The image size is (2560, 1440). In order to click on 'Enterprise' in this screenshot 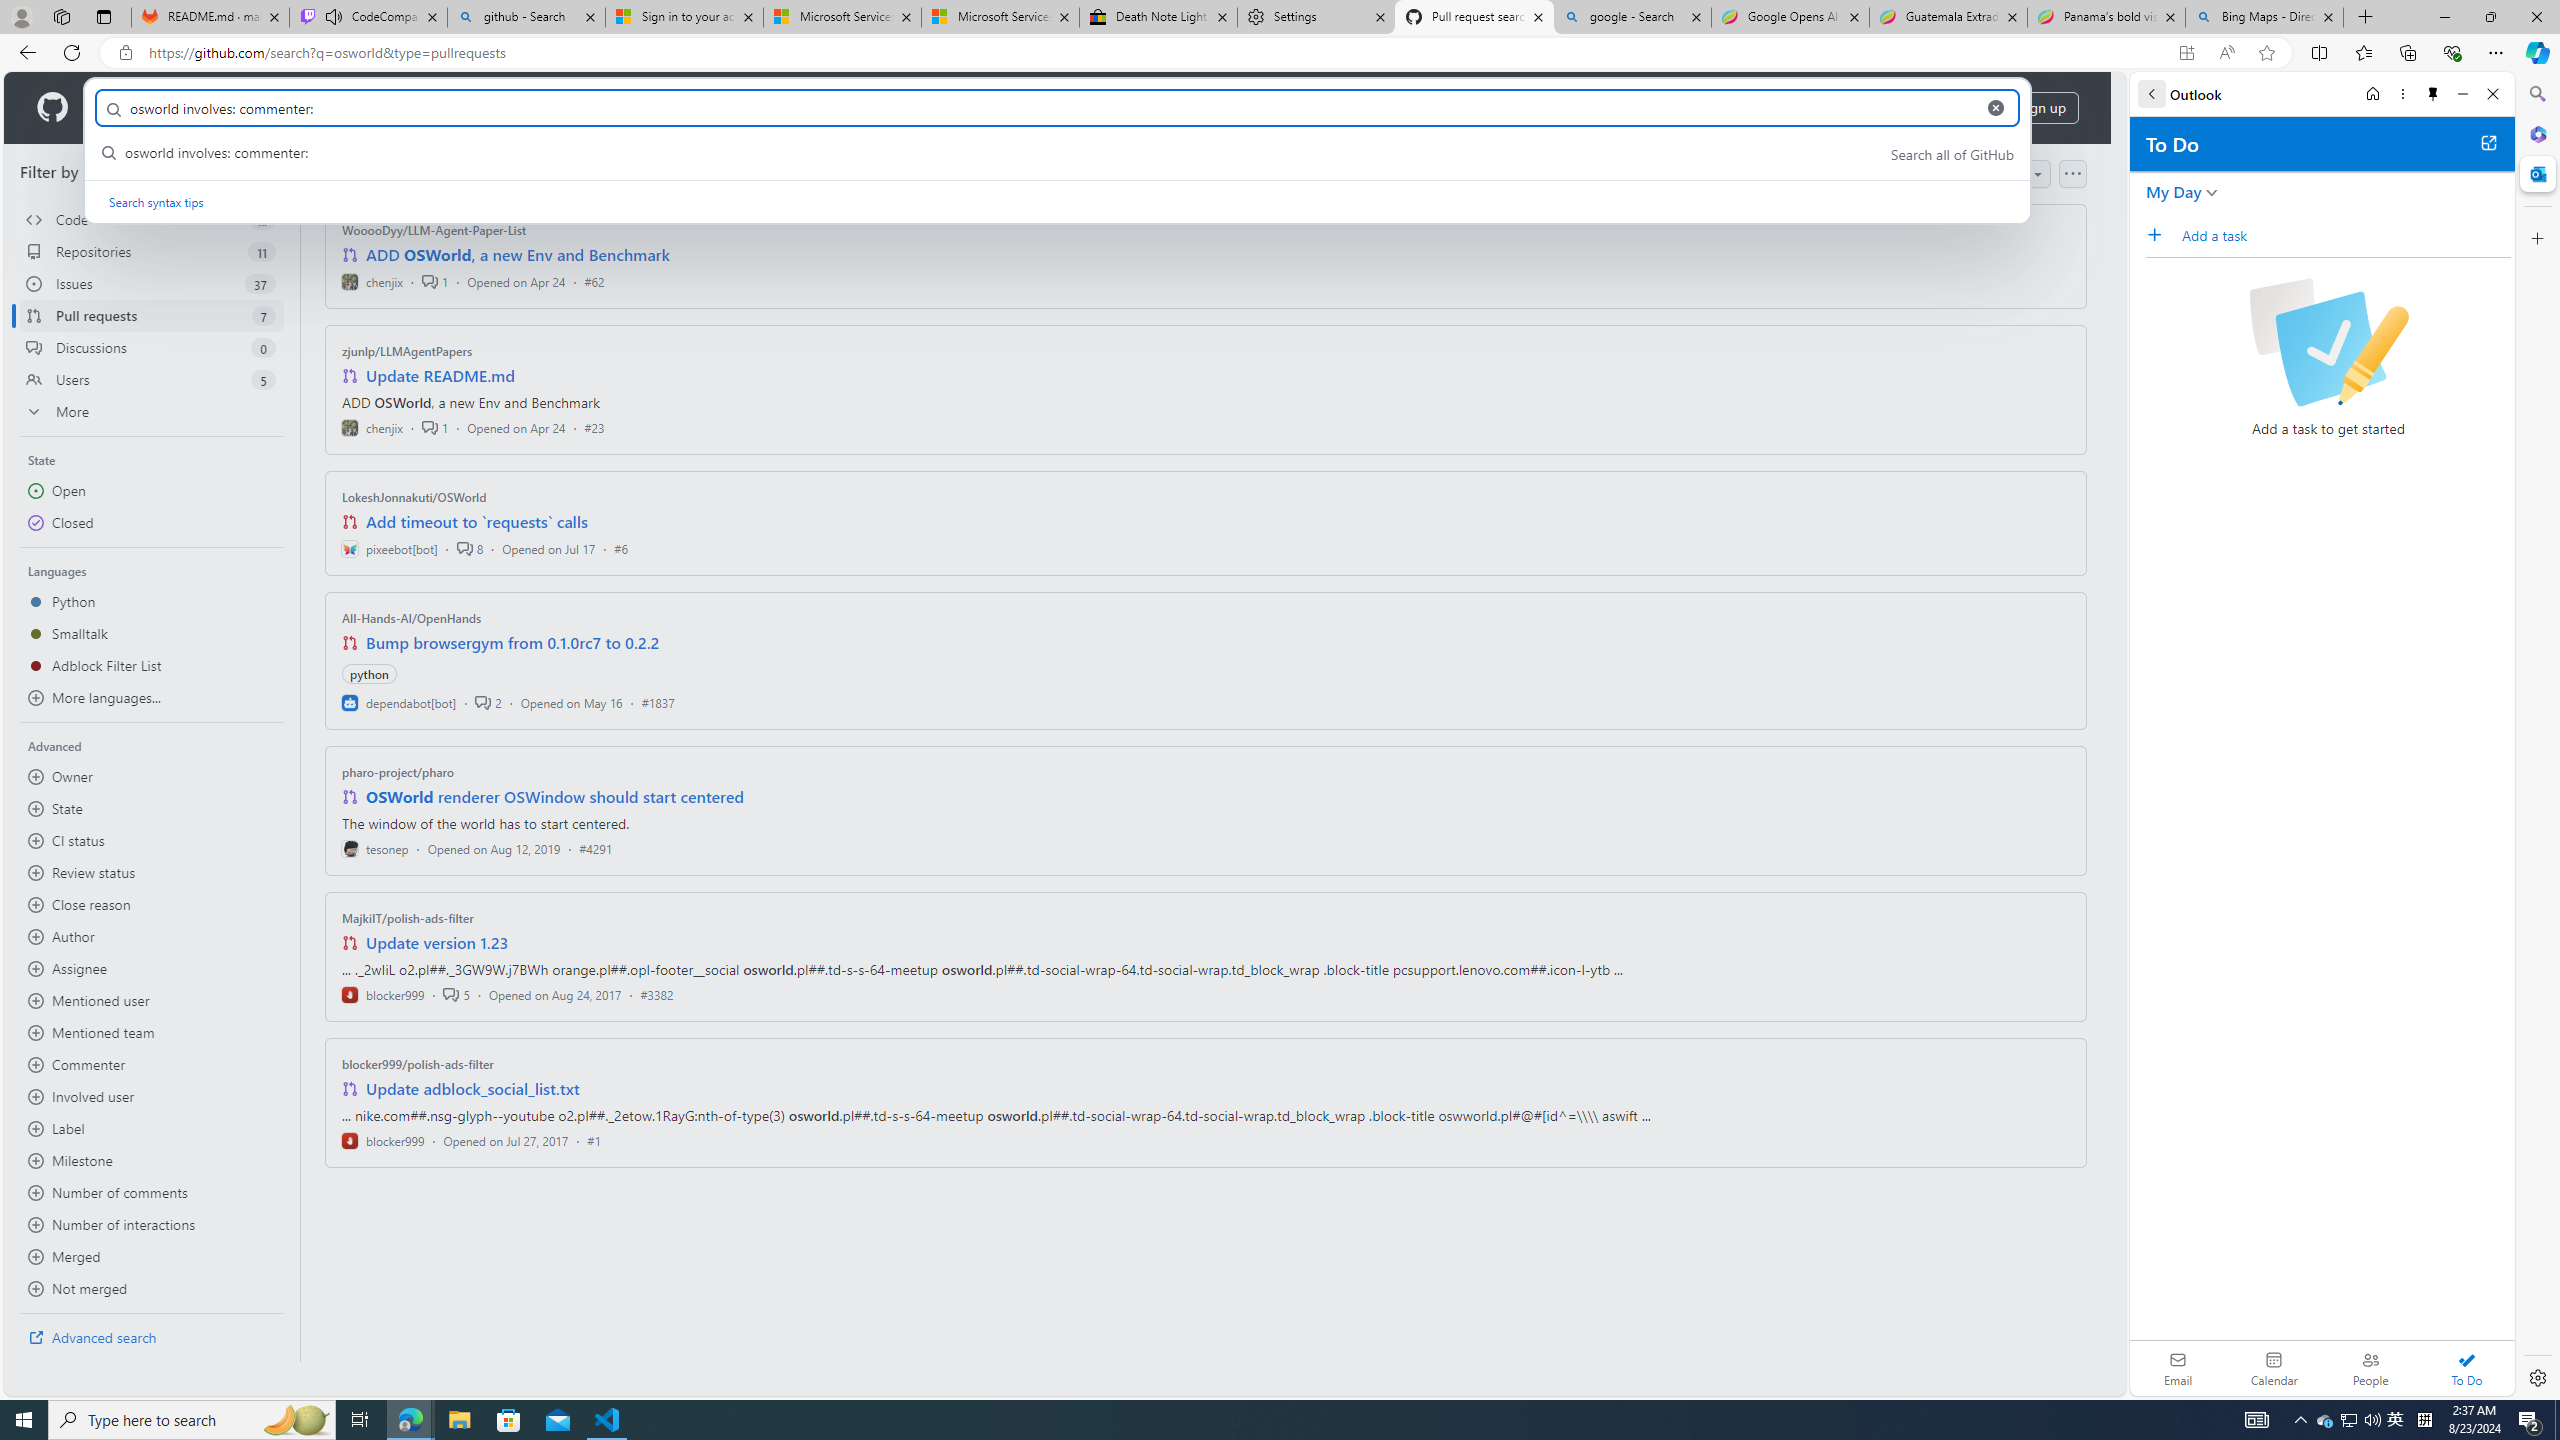, I will do `click(562, 107)`.